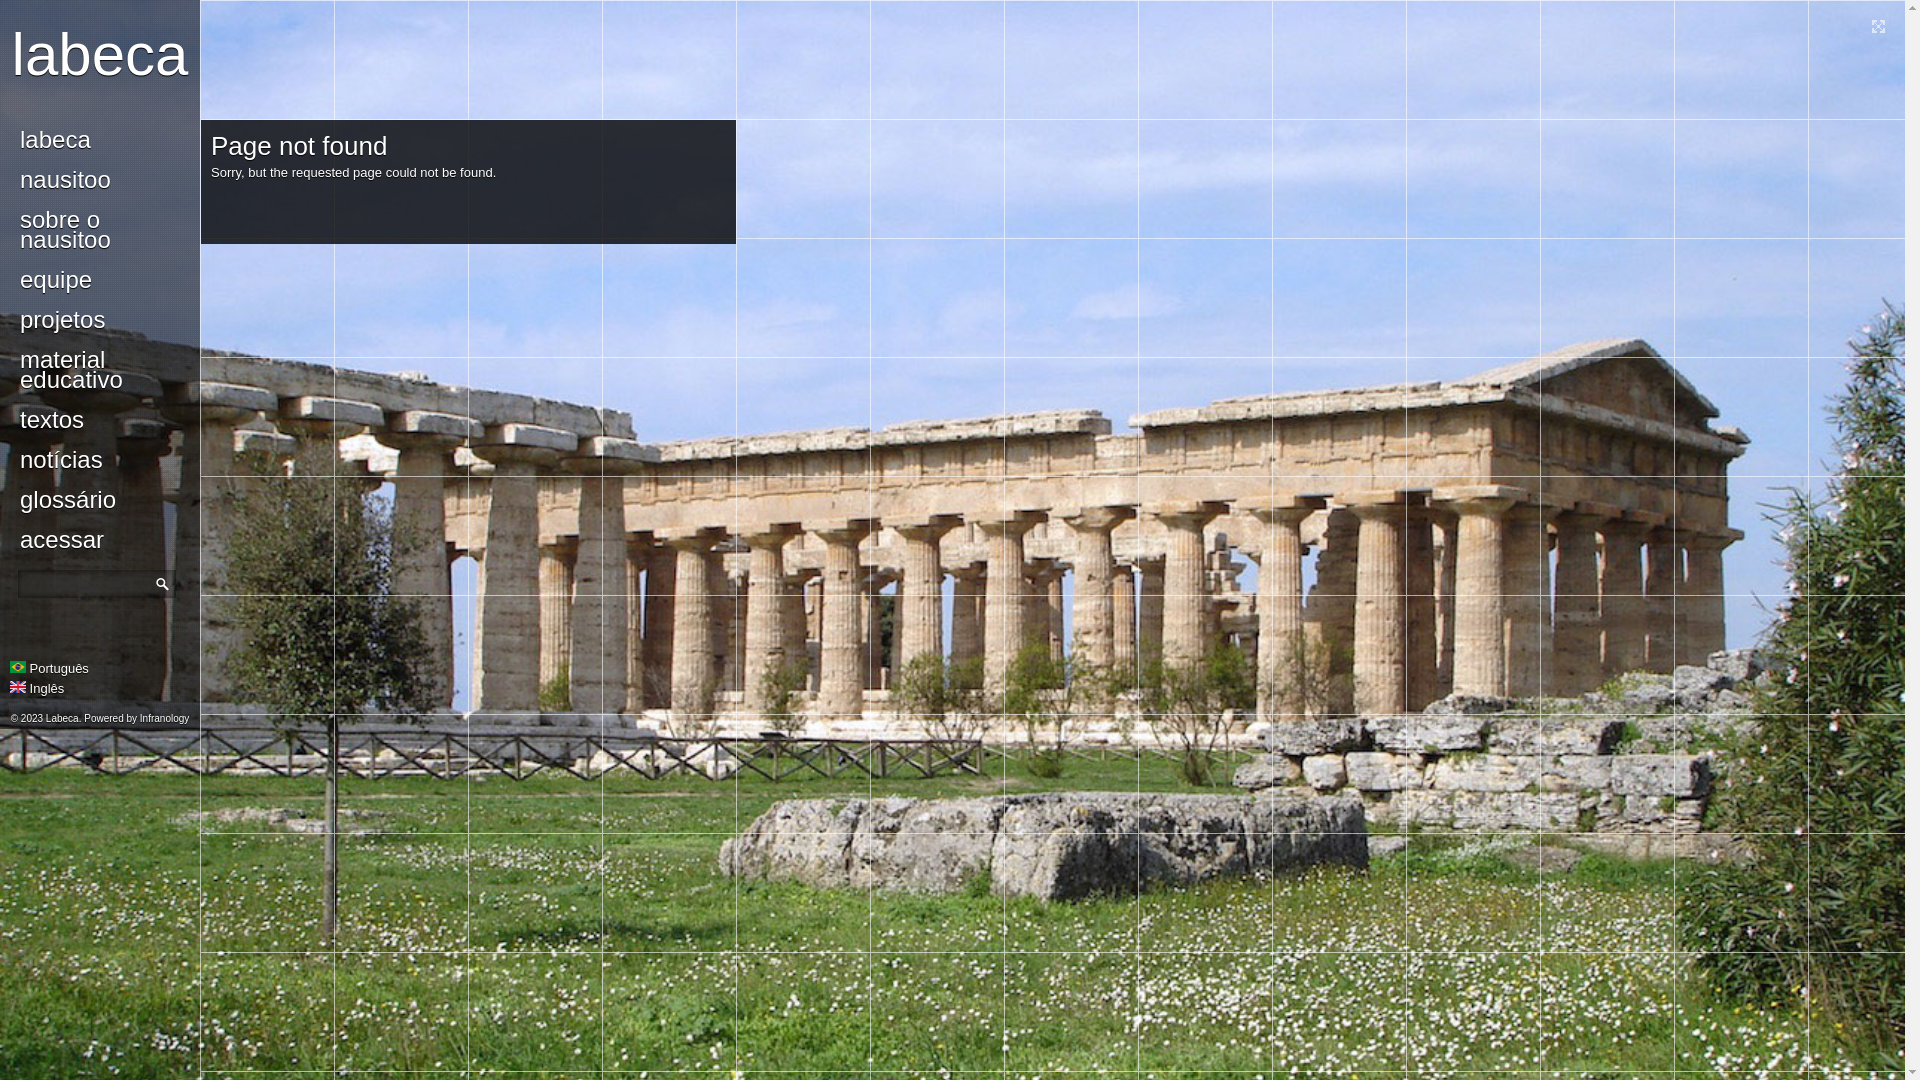 Image resolution: width=1920 pixels, height=1080 pixels. What do you see at coordinates (99, 53) in the screenshot?
I see `'labeca'` at bounding box center [99, 53].